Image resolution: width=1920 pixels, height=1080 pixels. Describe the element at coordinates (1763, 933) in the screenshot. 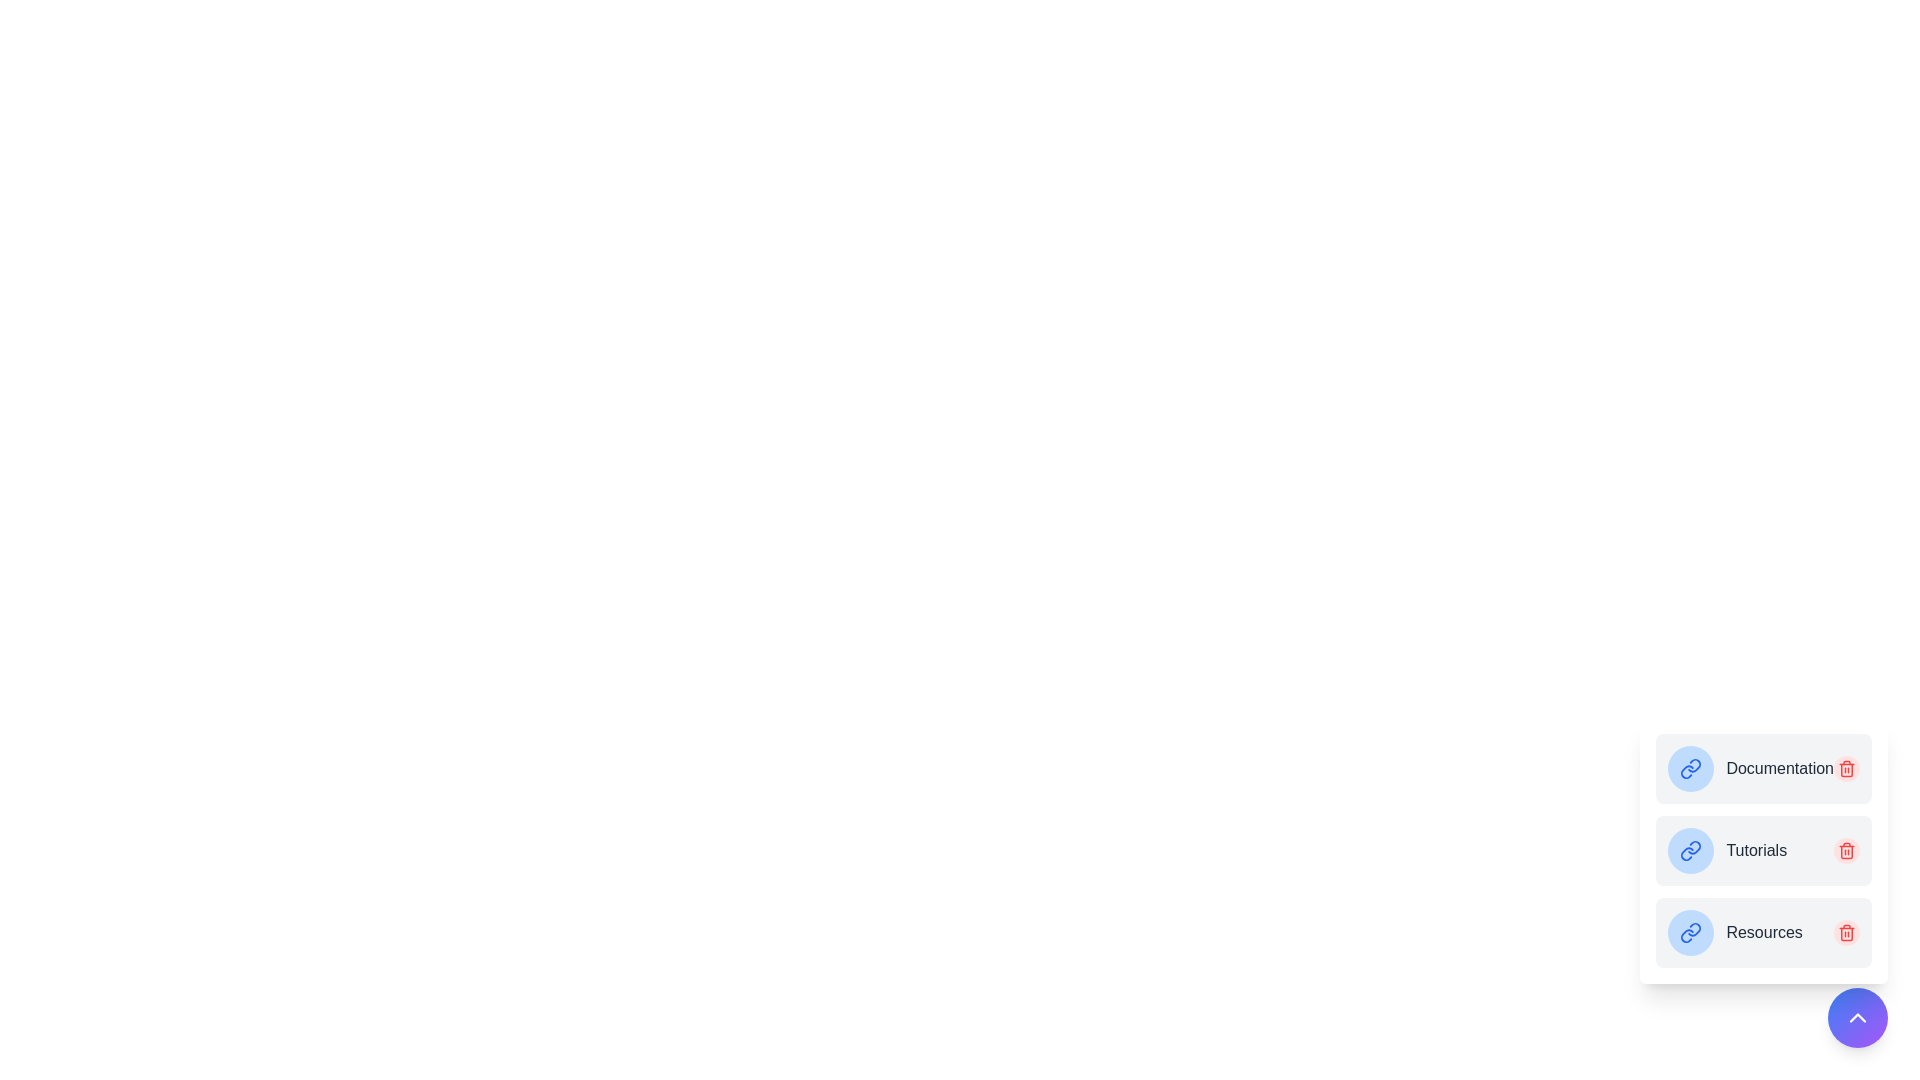

I see `the bookmark named Resources to open its link` at that location.